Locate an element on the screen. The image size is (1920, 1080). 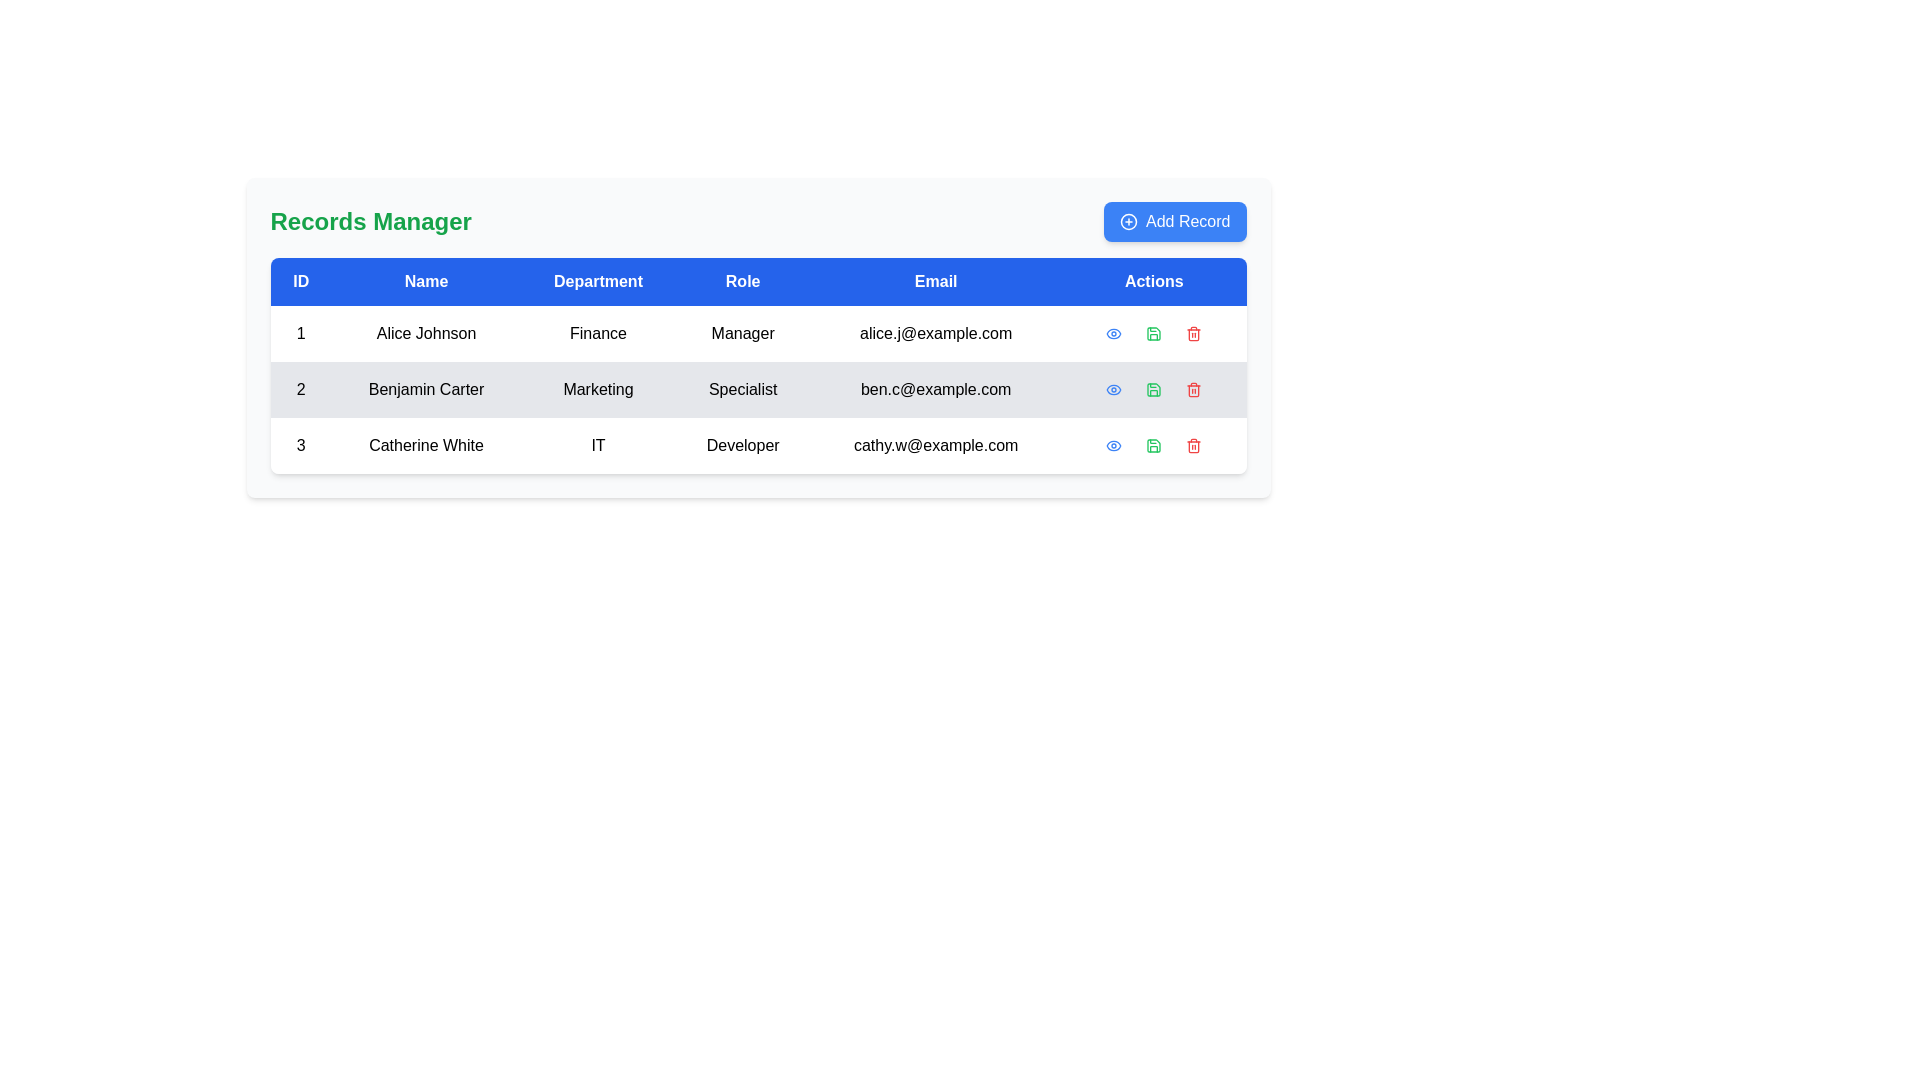
the save icon, which is a green disk symbol located in the Actions column of the table row for 'Catherine White' is located at coordinates (1154, 445).